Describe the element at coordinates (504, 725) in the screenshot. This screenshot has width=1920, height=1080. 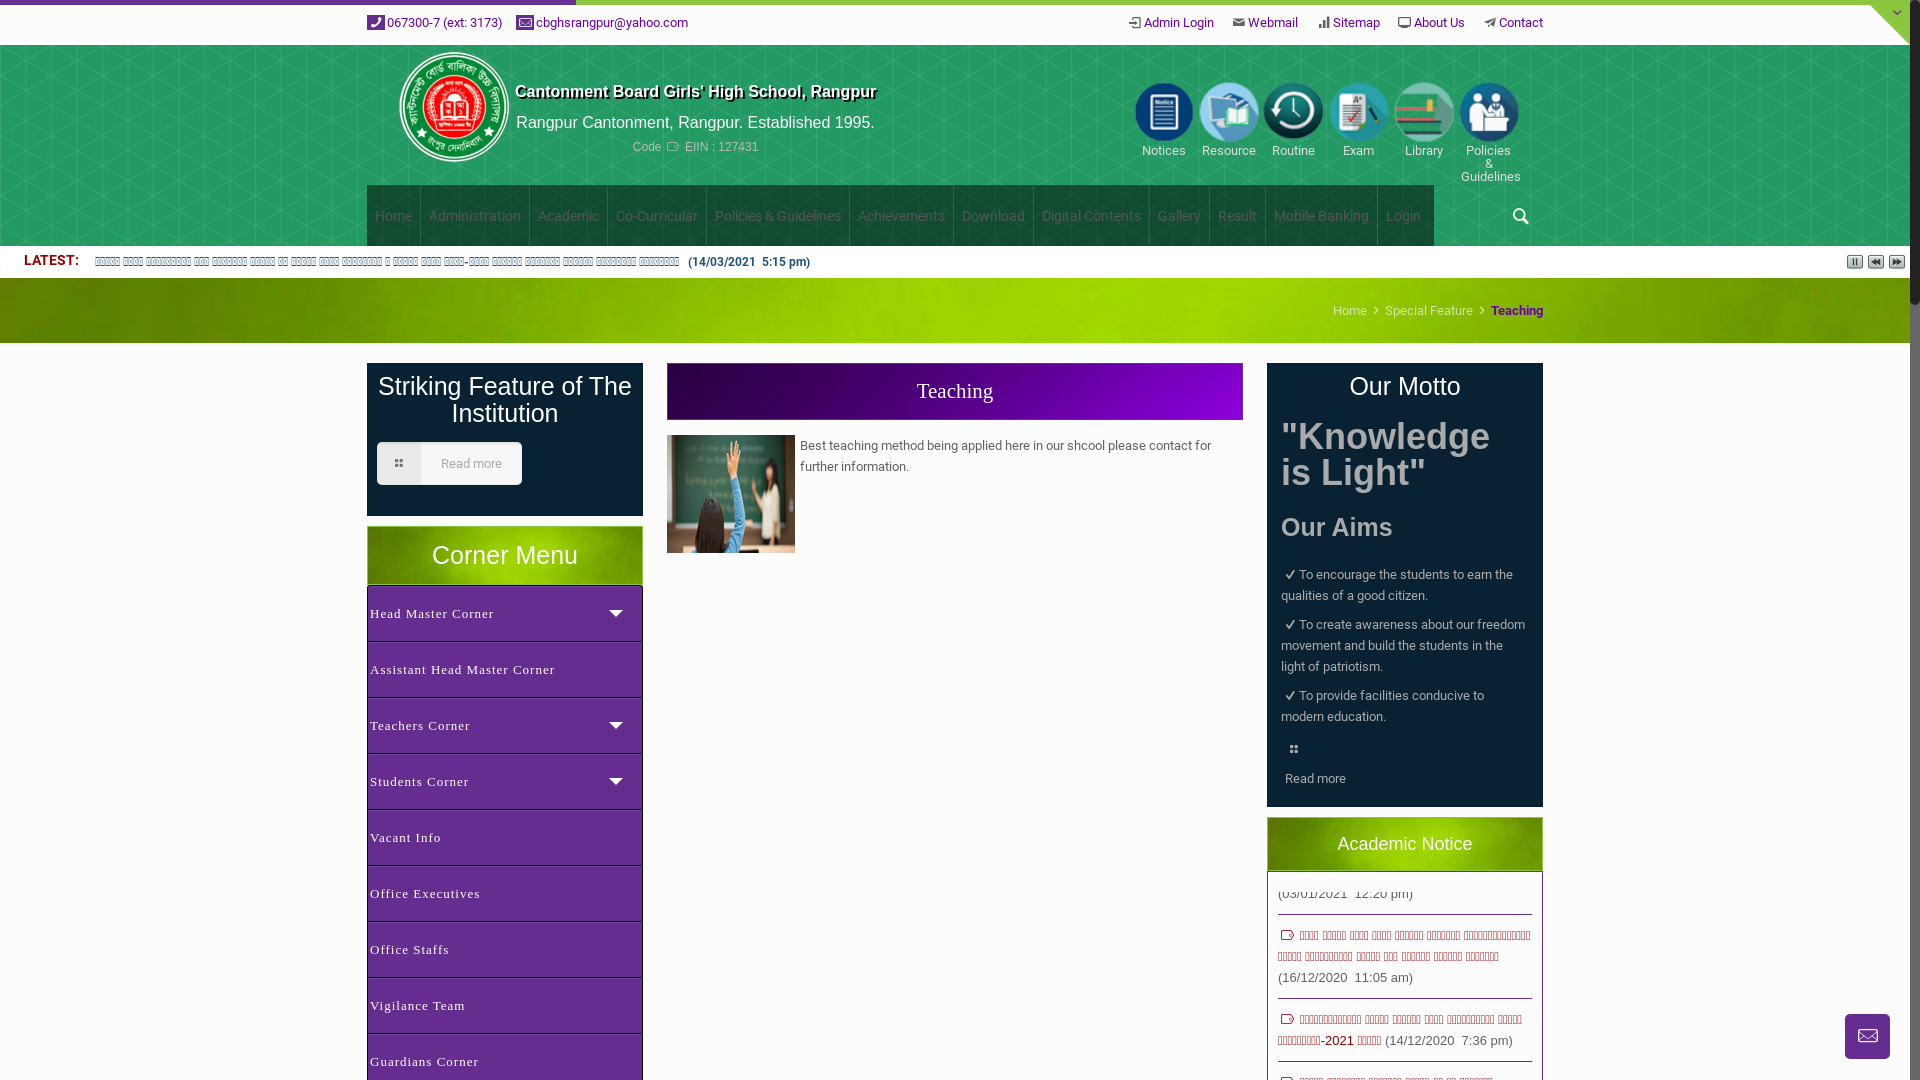
I see `'Teachers Corner'` at that location.